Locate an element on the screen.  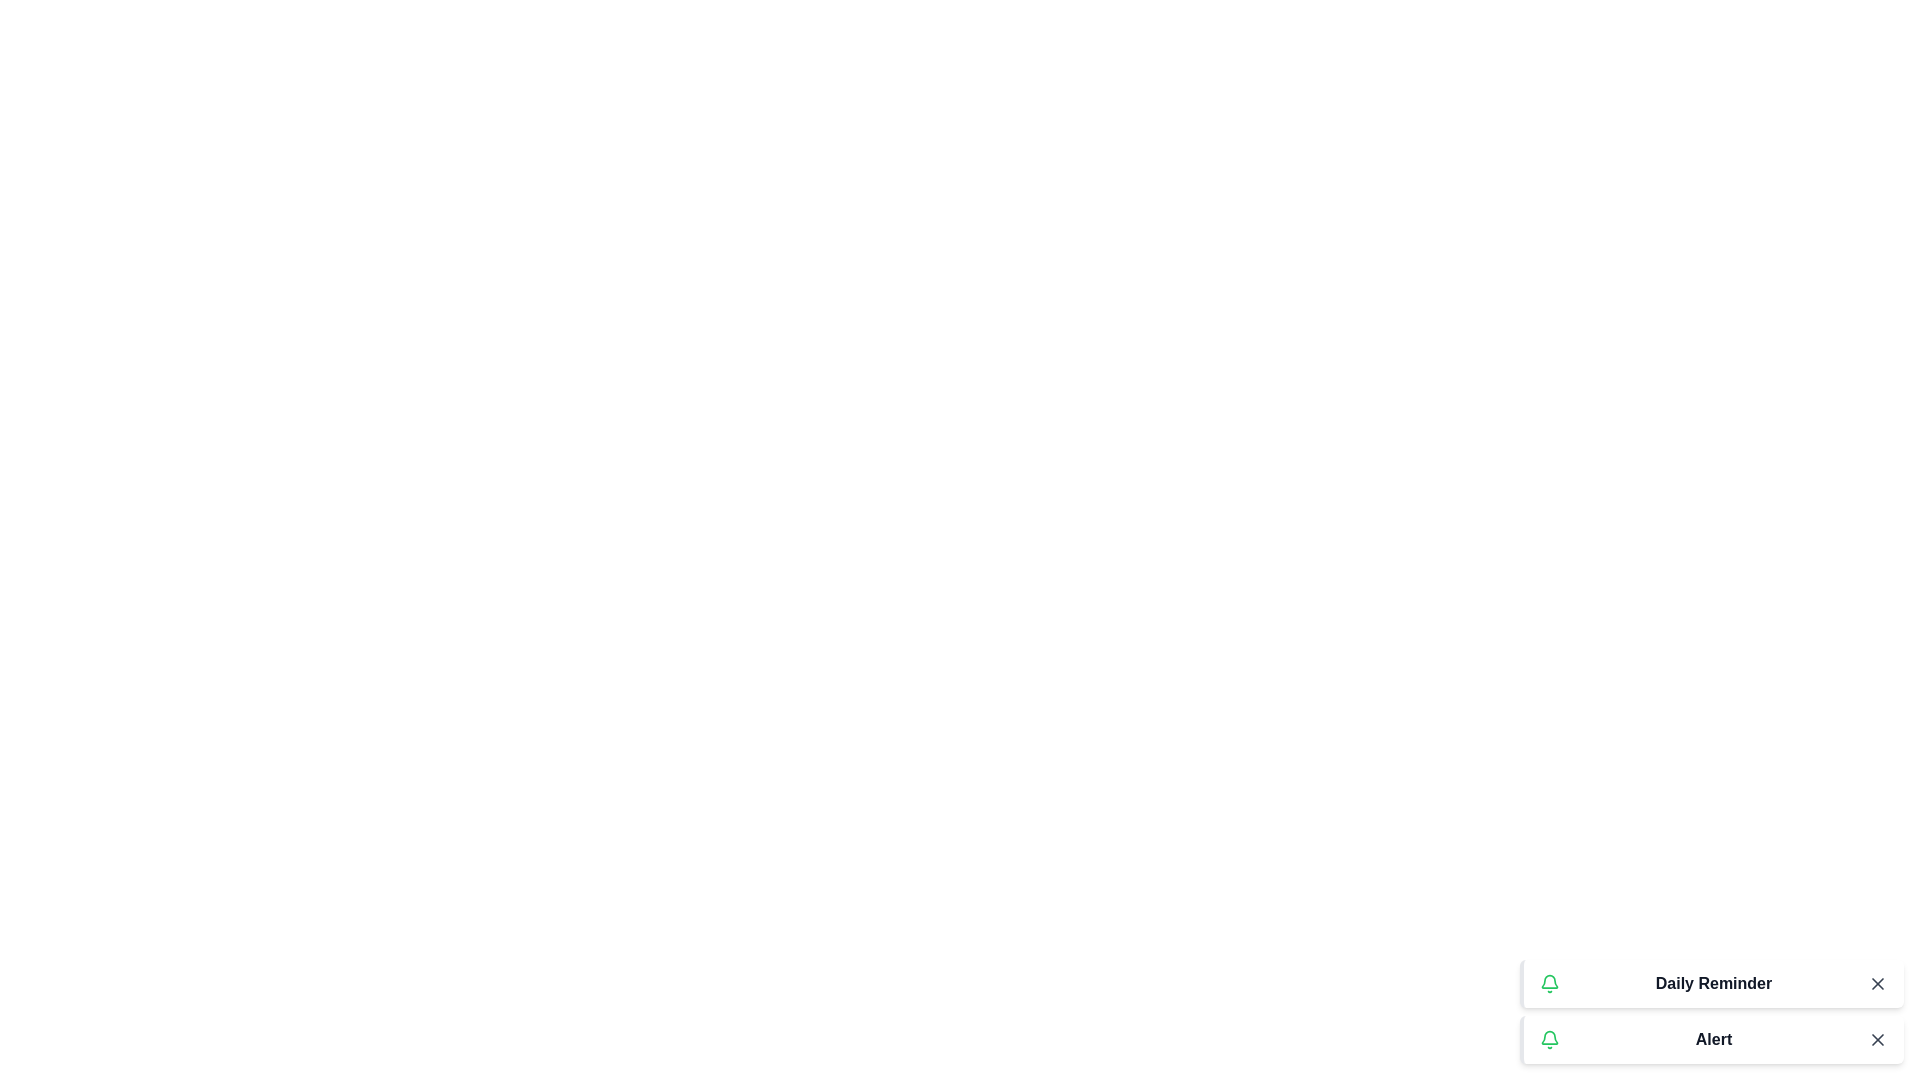
the close button of the notification titled 'Alert' is located at coordinates (1876, 1039).